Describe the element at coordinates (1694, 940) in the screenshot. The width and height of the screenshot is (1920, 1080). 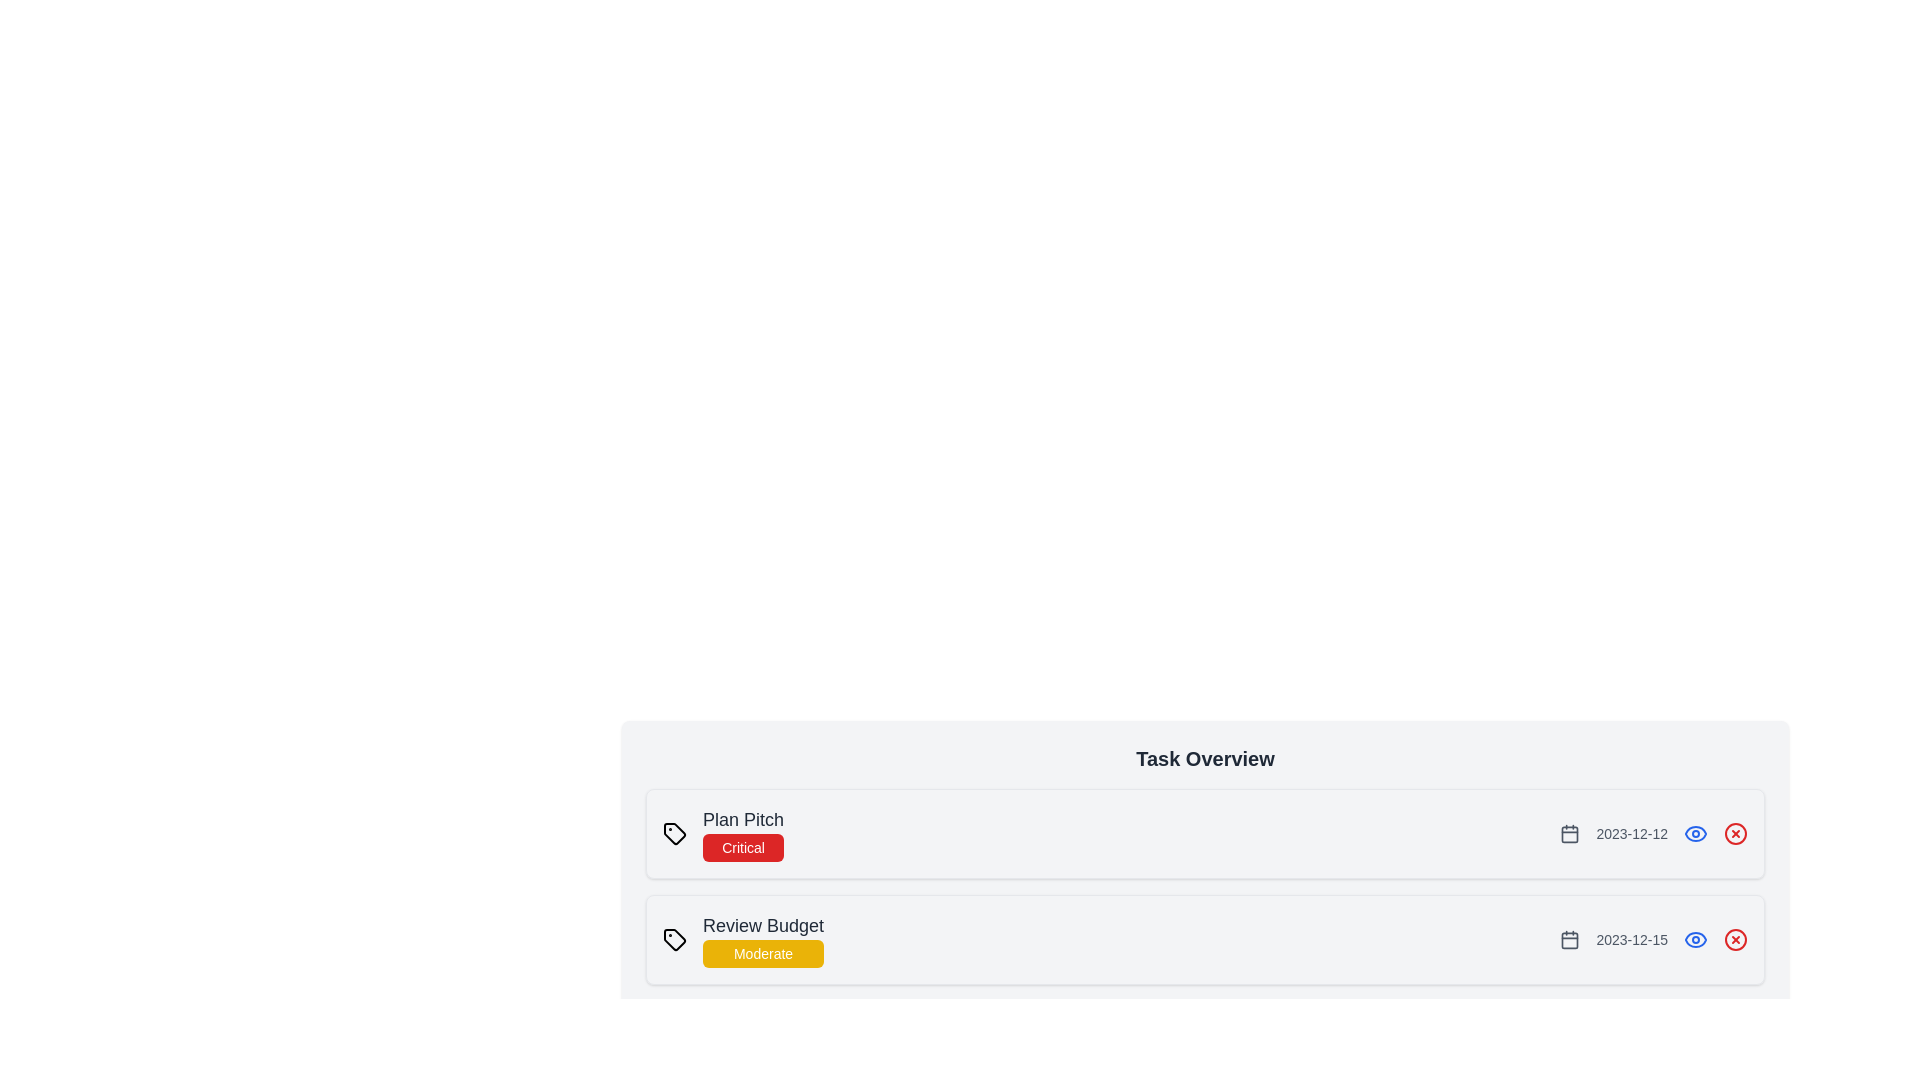
I see `the eye icon to view the details of the task identified by Review Budget` at that location.